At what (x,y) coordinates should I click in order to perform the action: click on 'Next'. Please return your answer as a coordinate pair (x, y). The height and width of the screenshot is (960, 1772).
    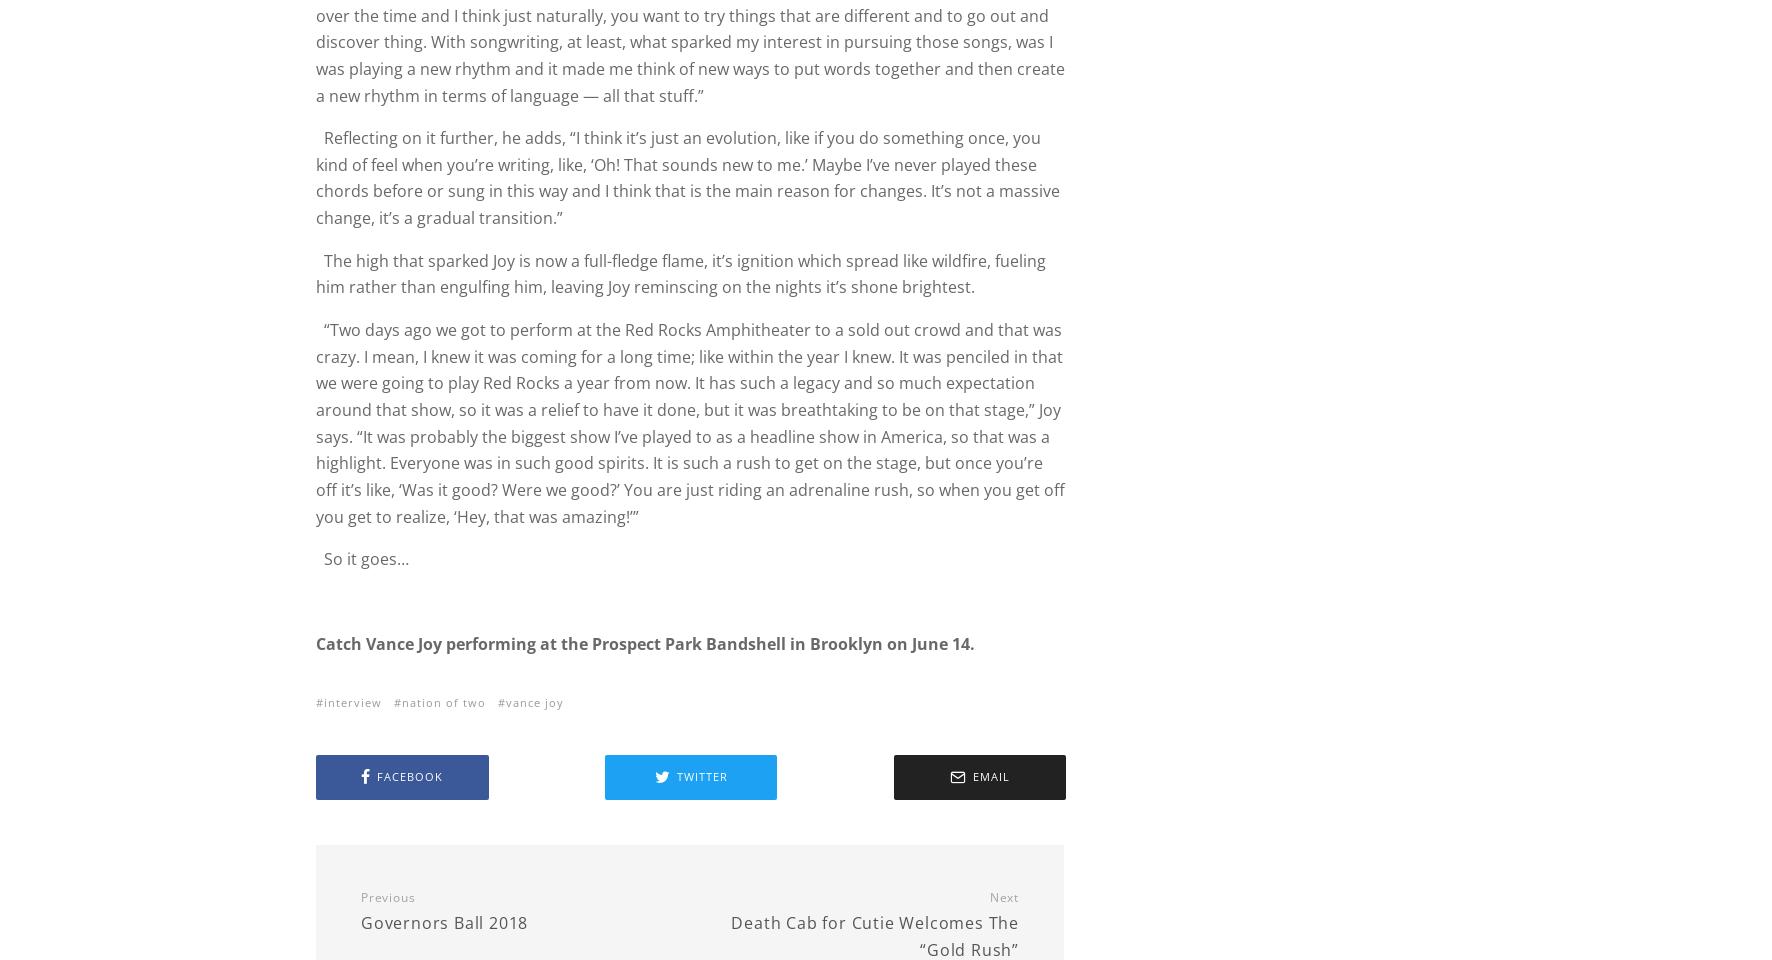
    Looking at the image, I should click on (1004, 895).